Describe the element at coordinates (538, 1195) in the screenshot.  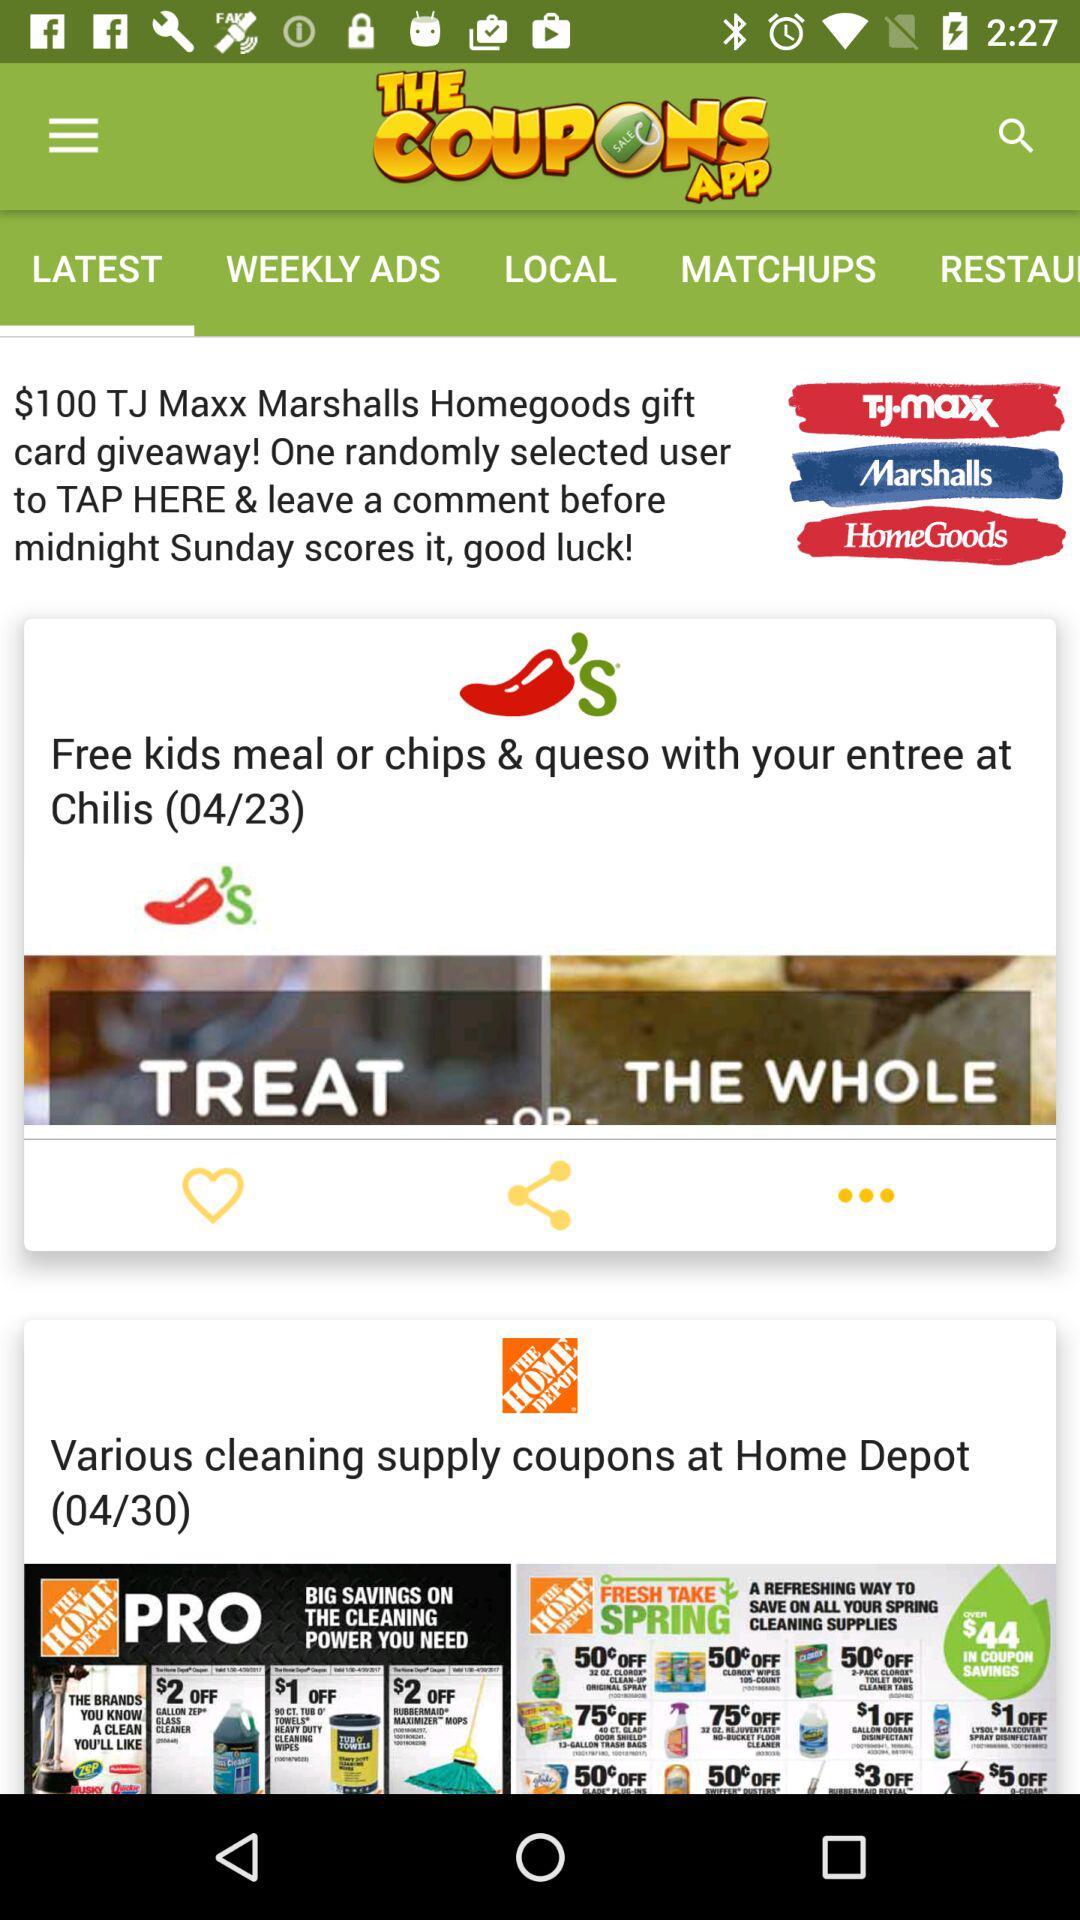
I see `share this coupon` at that location.